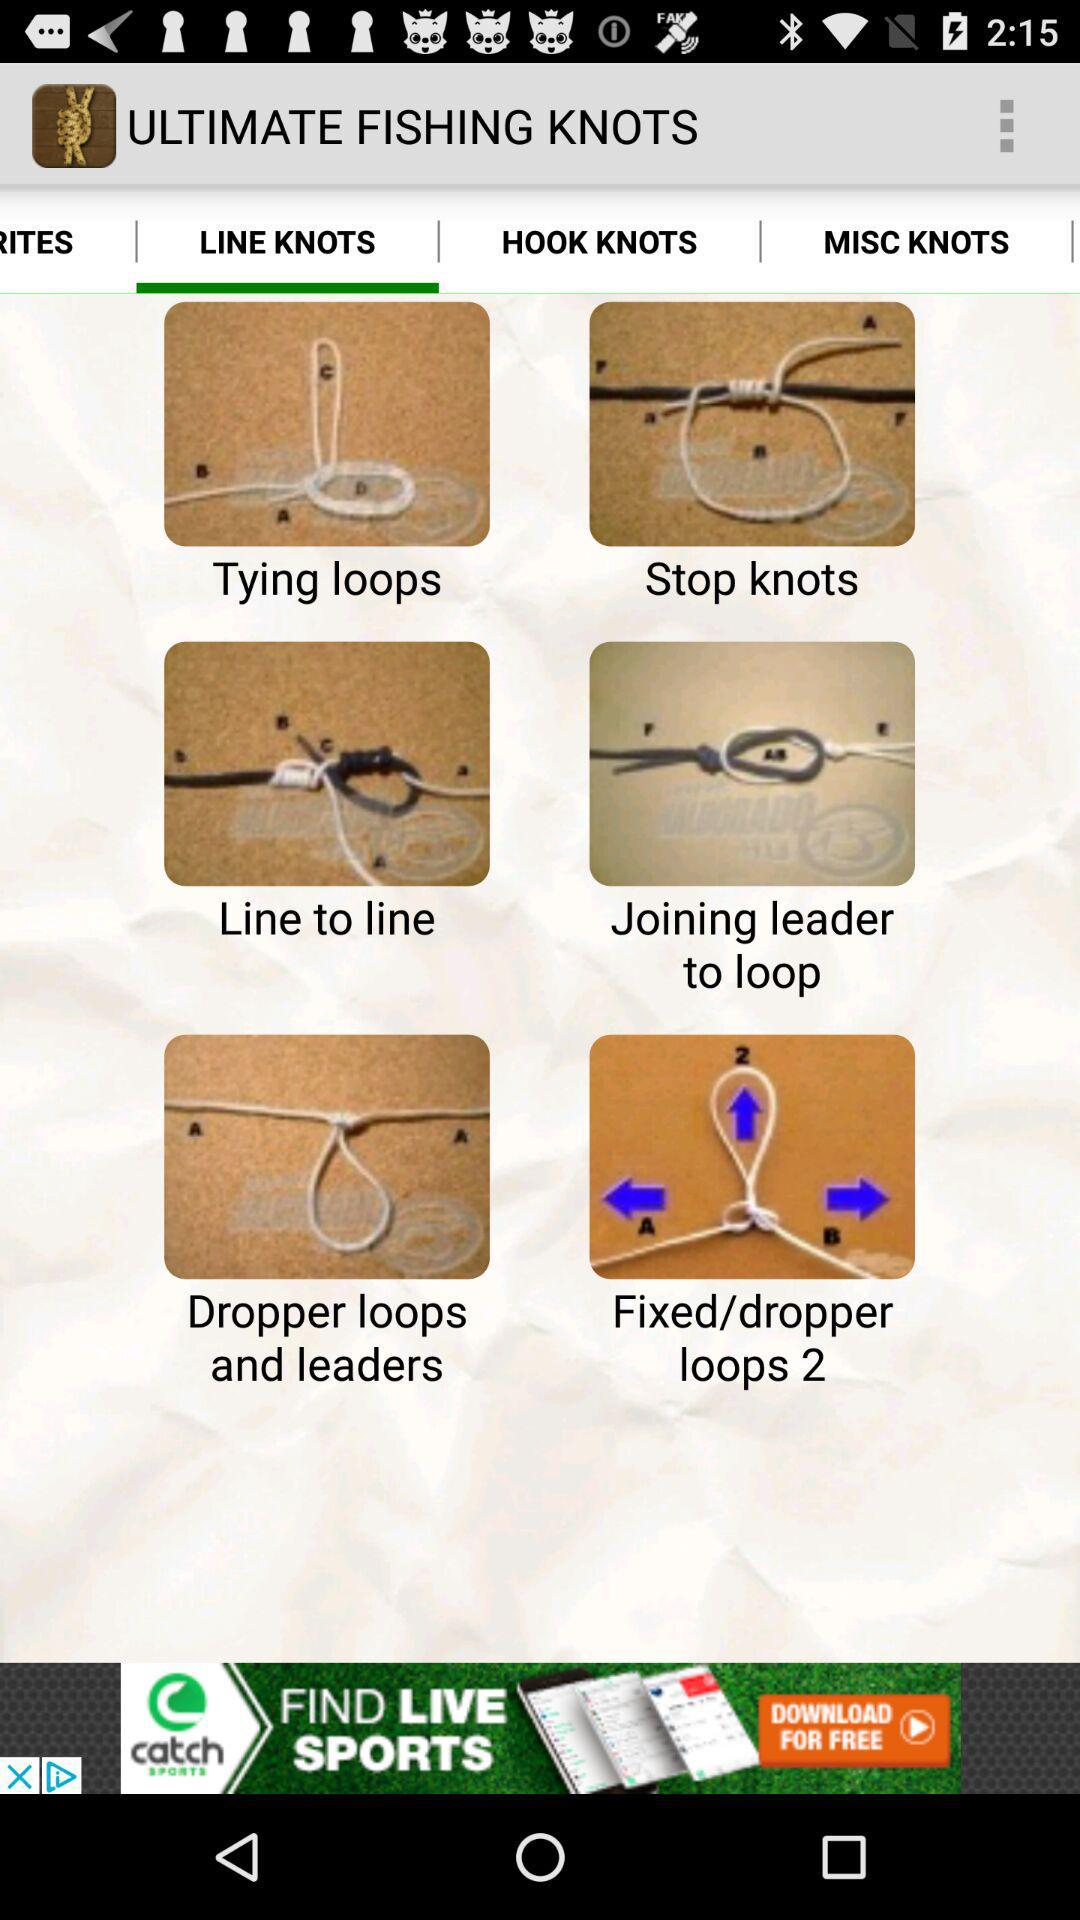 This screenshot has width=1080, height=1920. I want to click on line to line knot, so click(326, 762).